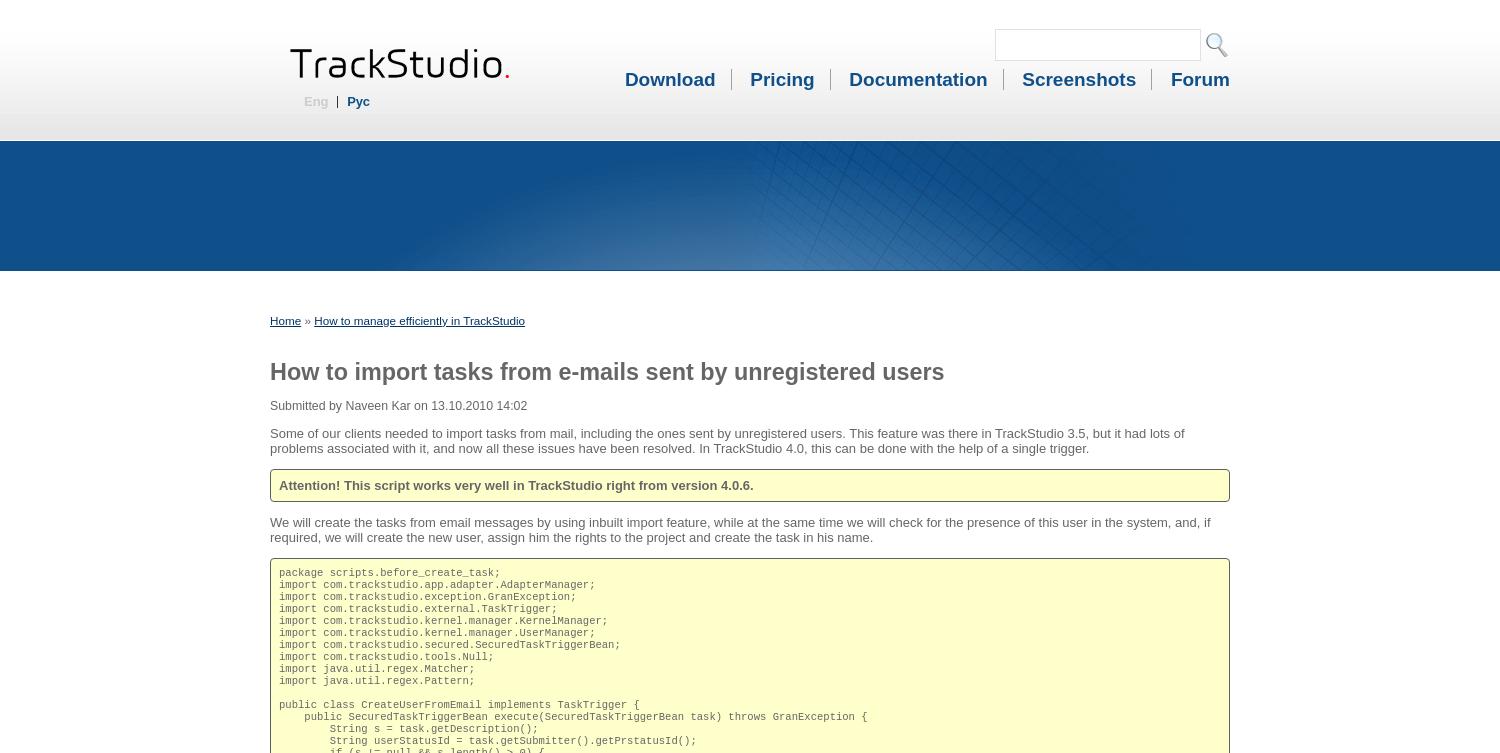  Describe the element at coordinates (1077, 79) in the screenshot. I see `'Screenshots'` at that location.